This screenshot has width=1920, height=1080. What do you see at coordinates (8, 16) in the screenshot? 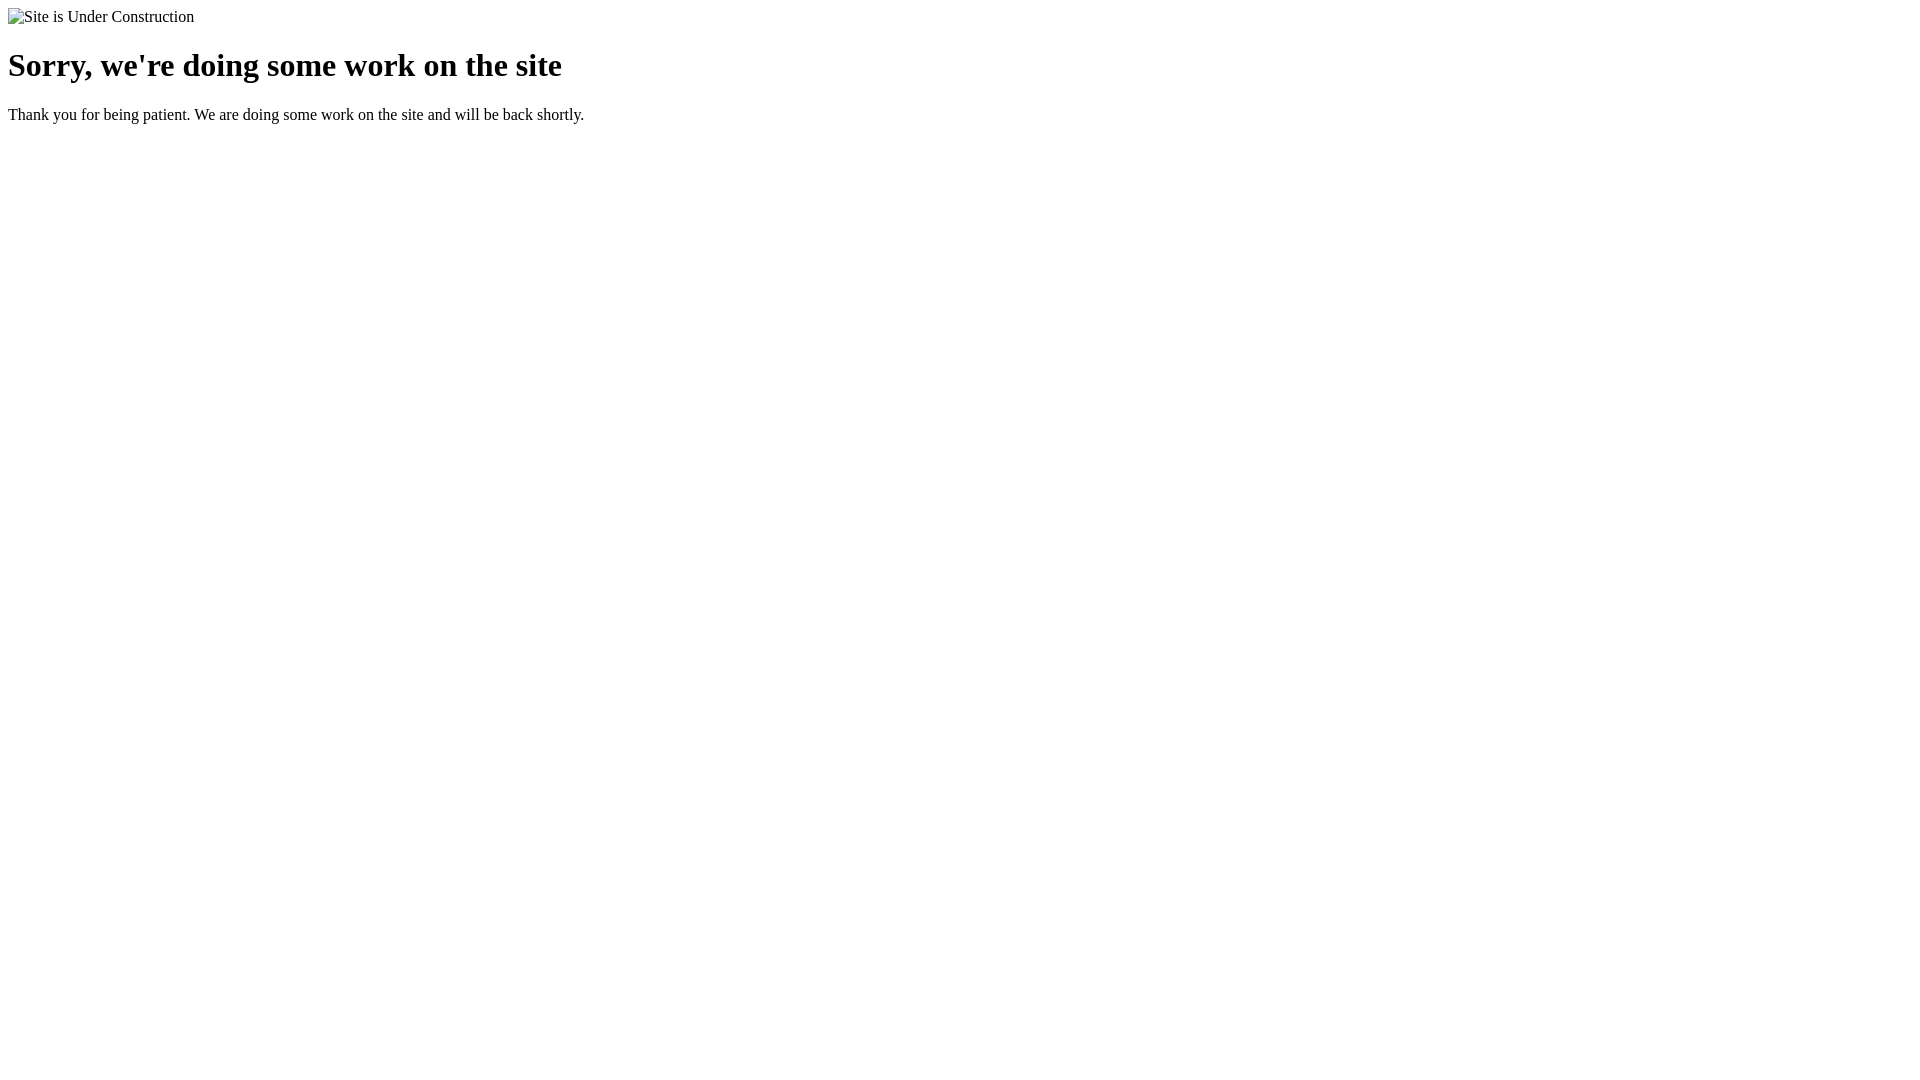
I see `'Site is Under Construction'` at bounding box center [8, 16].